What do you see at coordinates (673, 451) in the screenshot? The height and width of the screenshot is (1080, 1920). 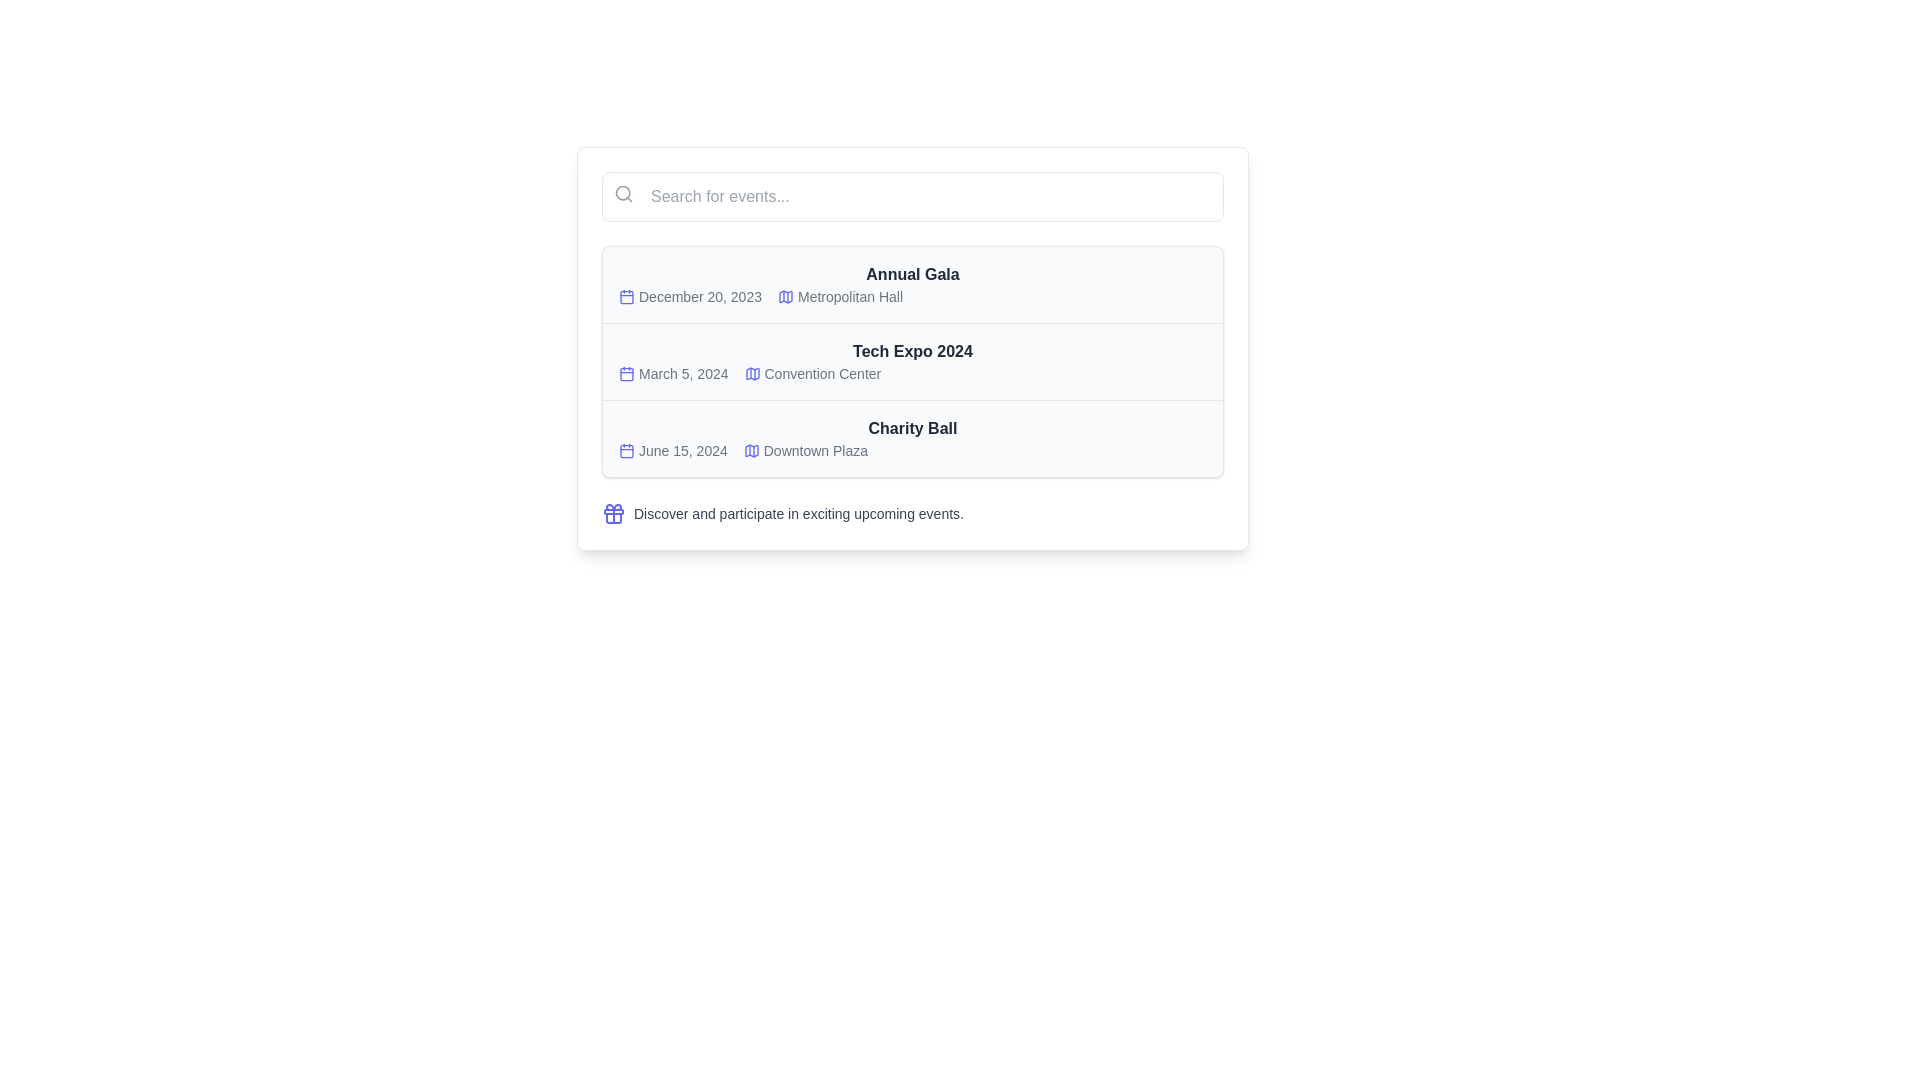 I see `the static text displaying the date 'June 15, 2024' with an indigo calendar icon, located in the 'Charity Ball' section` at bounding box center [673, 451].